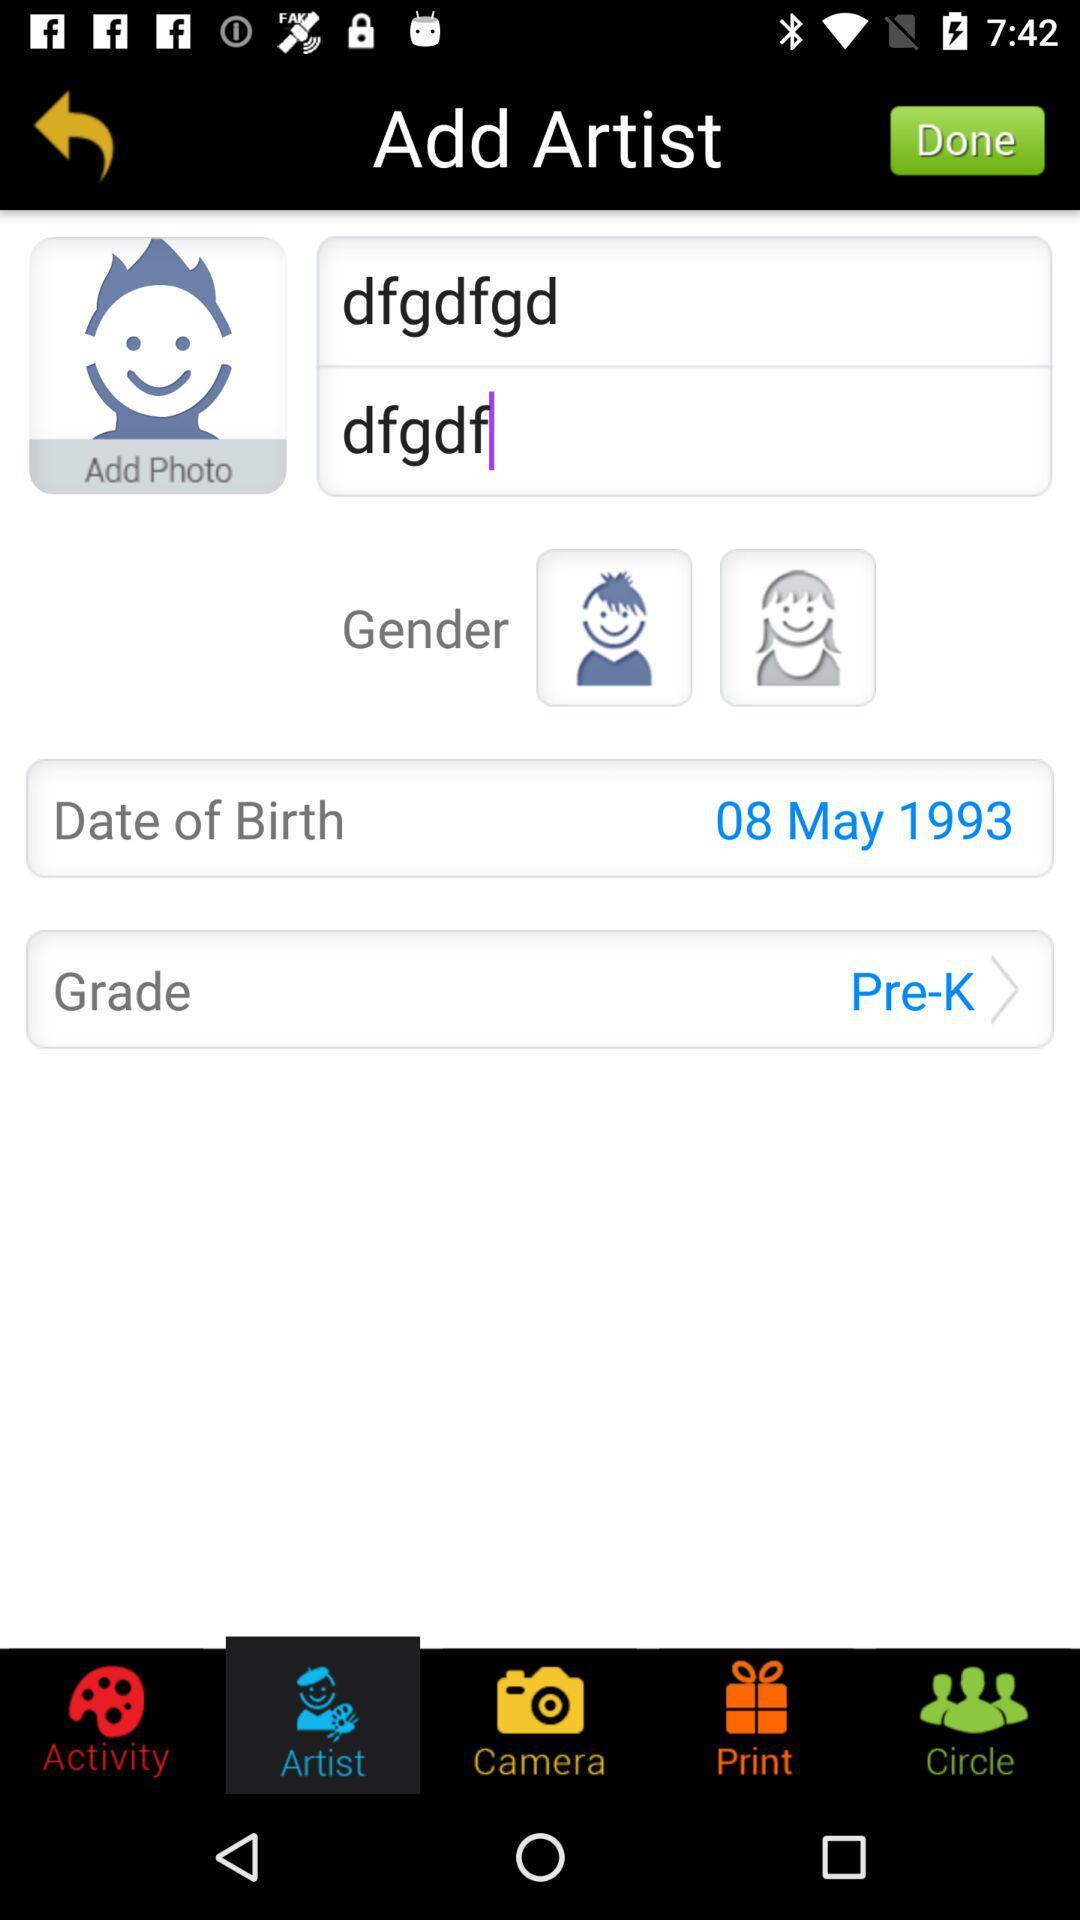 This screenshot has height=1920, width=1080. Describe the element at coordinates (971, 1714) in the screenshot. I see `the group icon` at that location.